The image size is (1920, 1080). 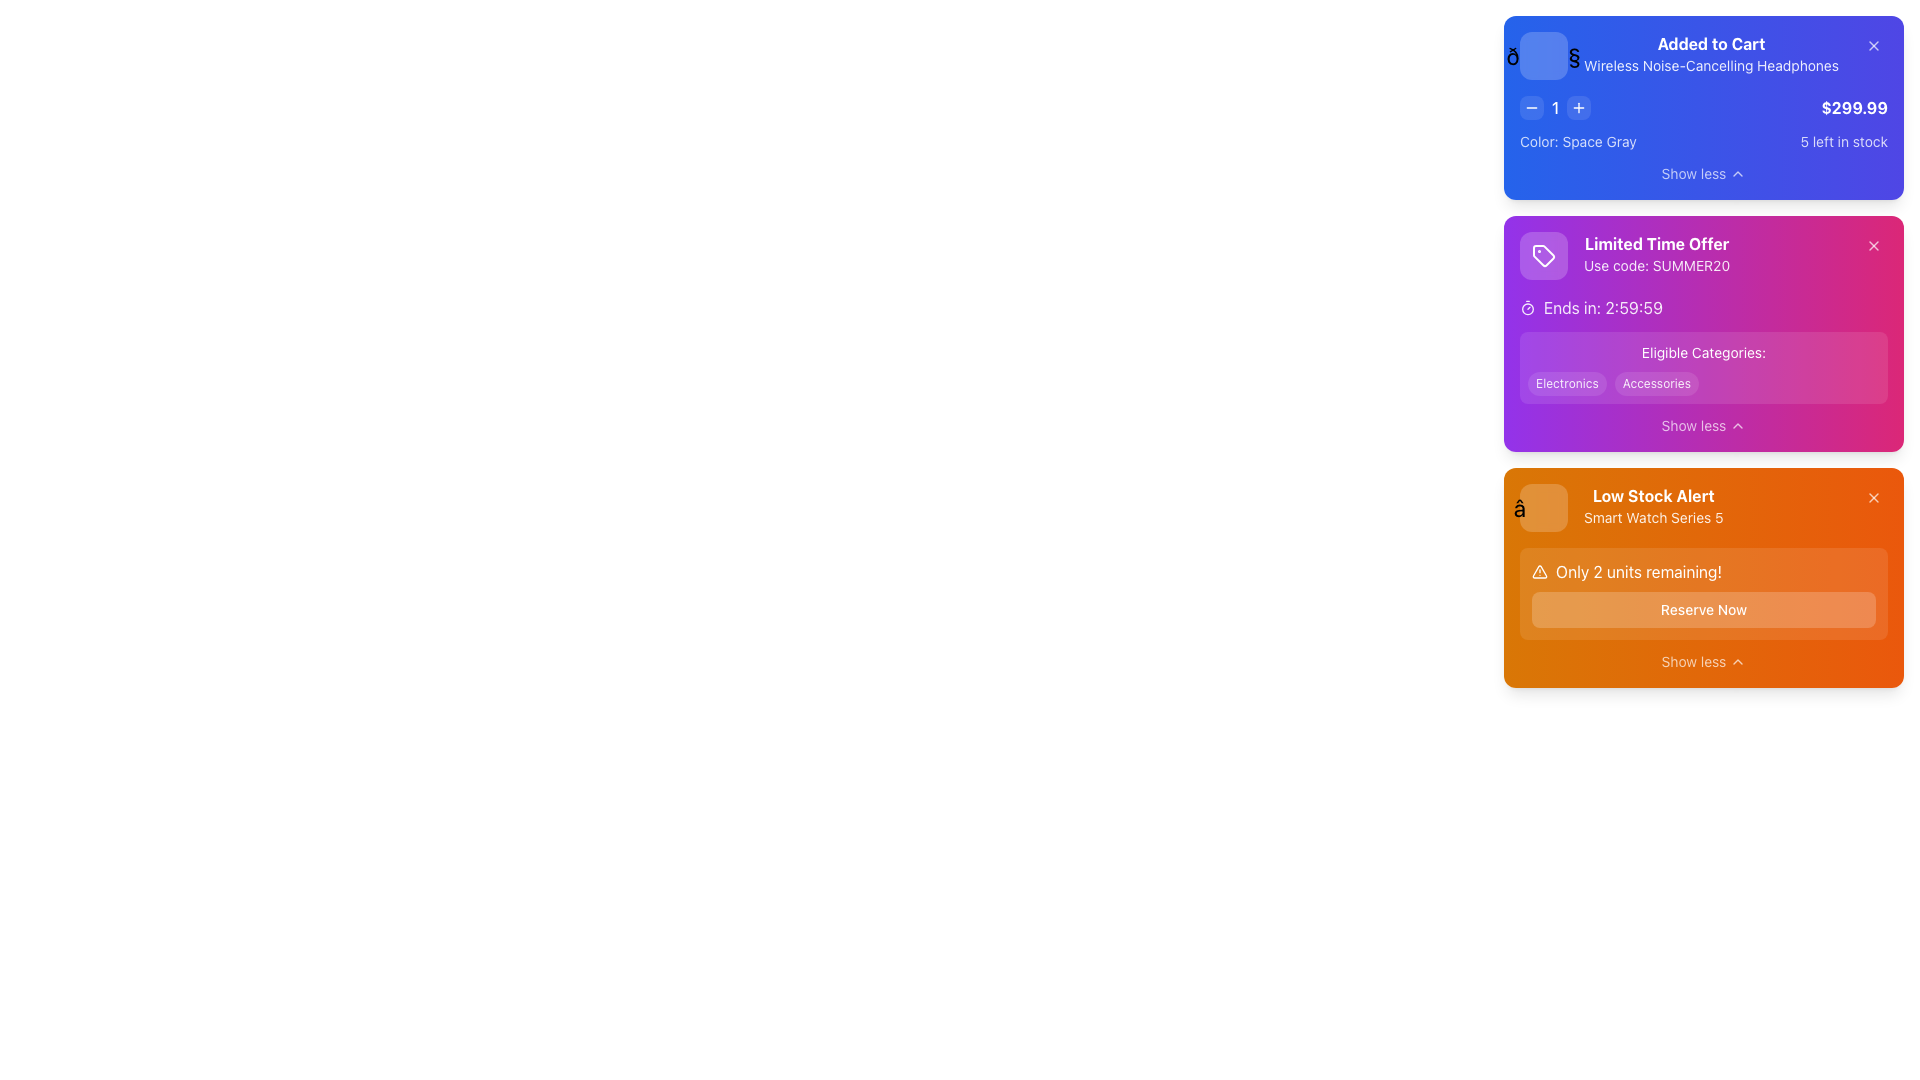 I want to click on the tag icon located in the top-left corner of the purple widget titled 'Limited Time Offer', so click(x=1543, y=254).